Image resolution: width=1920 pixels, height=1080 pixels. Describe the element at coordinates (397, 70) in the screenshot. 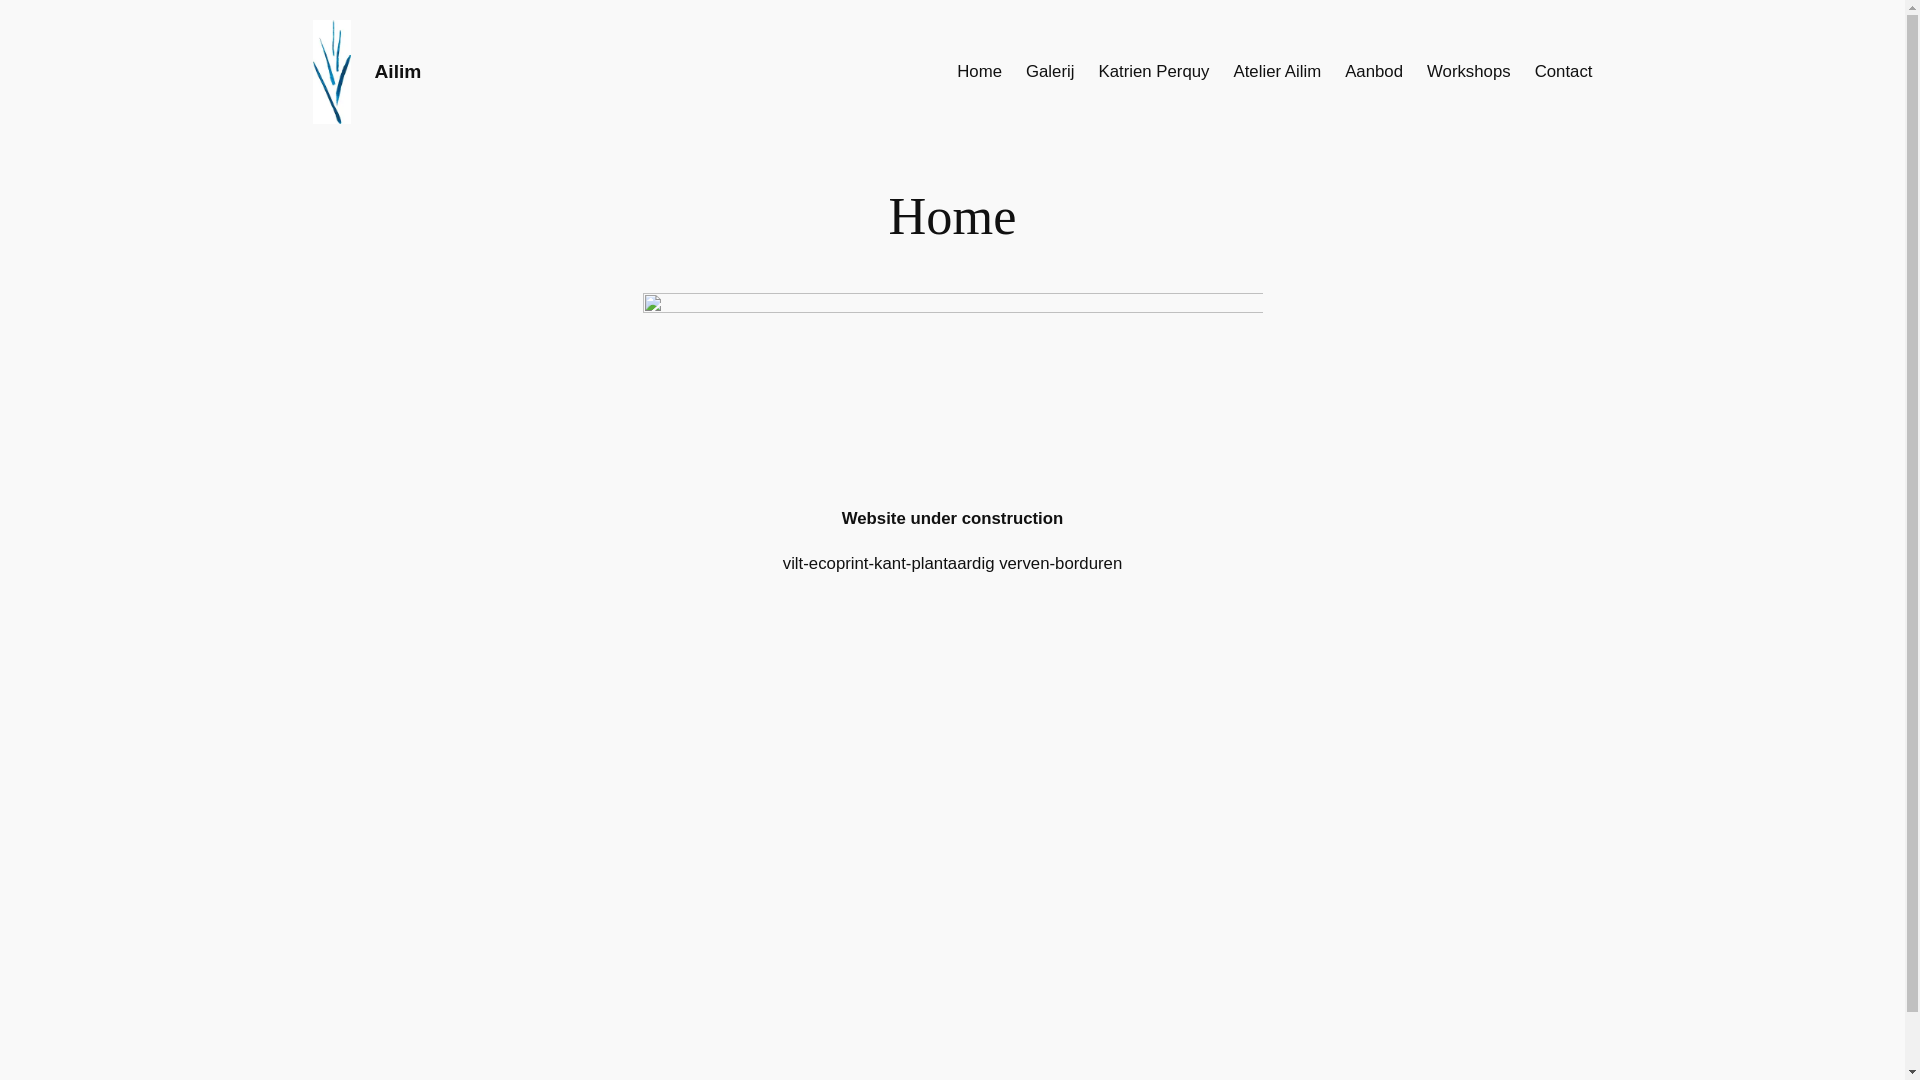

I see `'Ailim'` at that location.